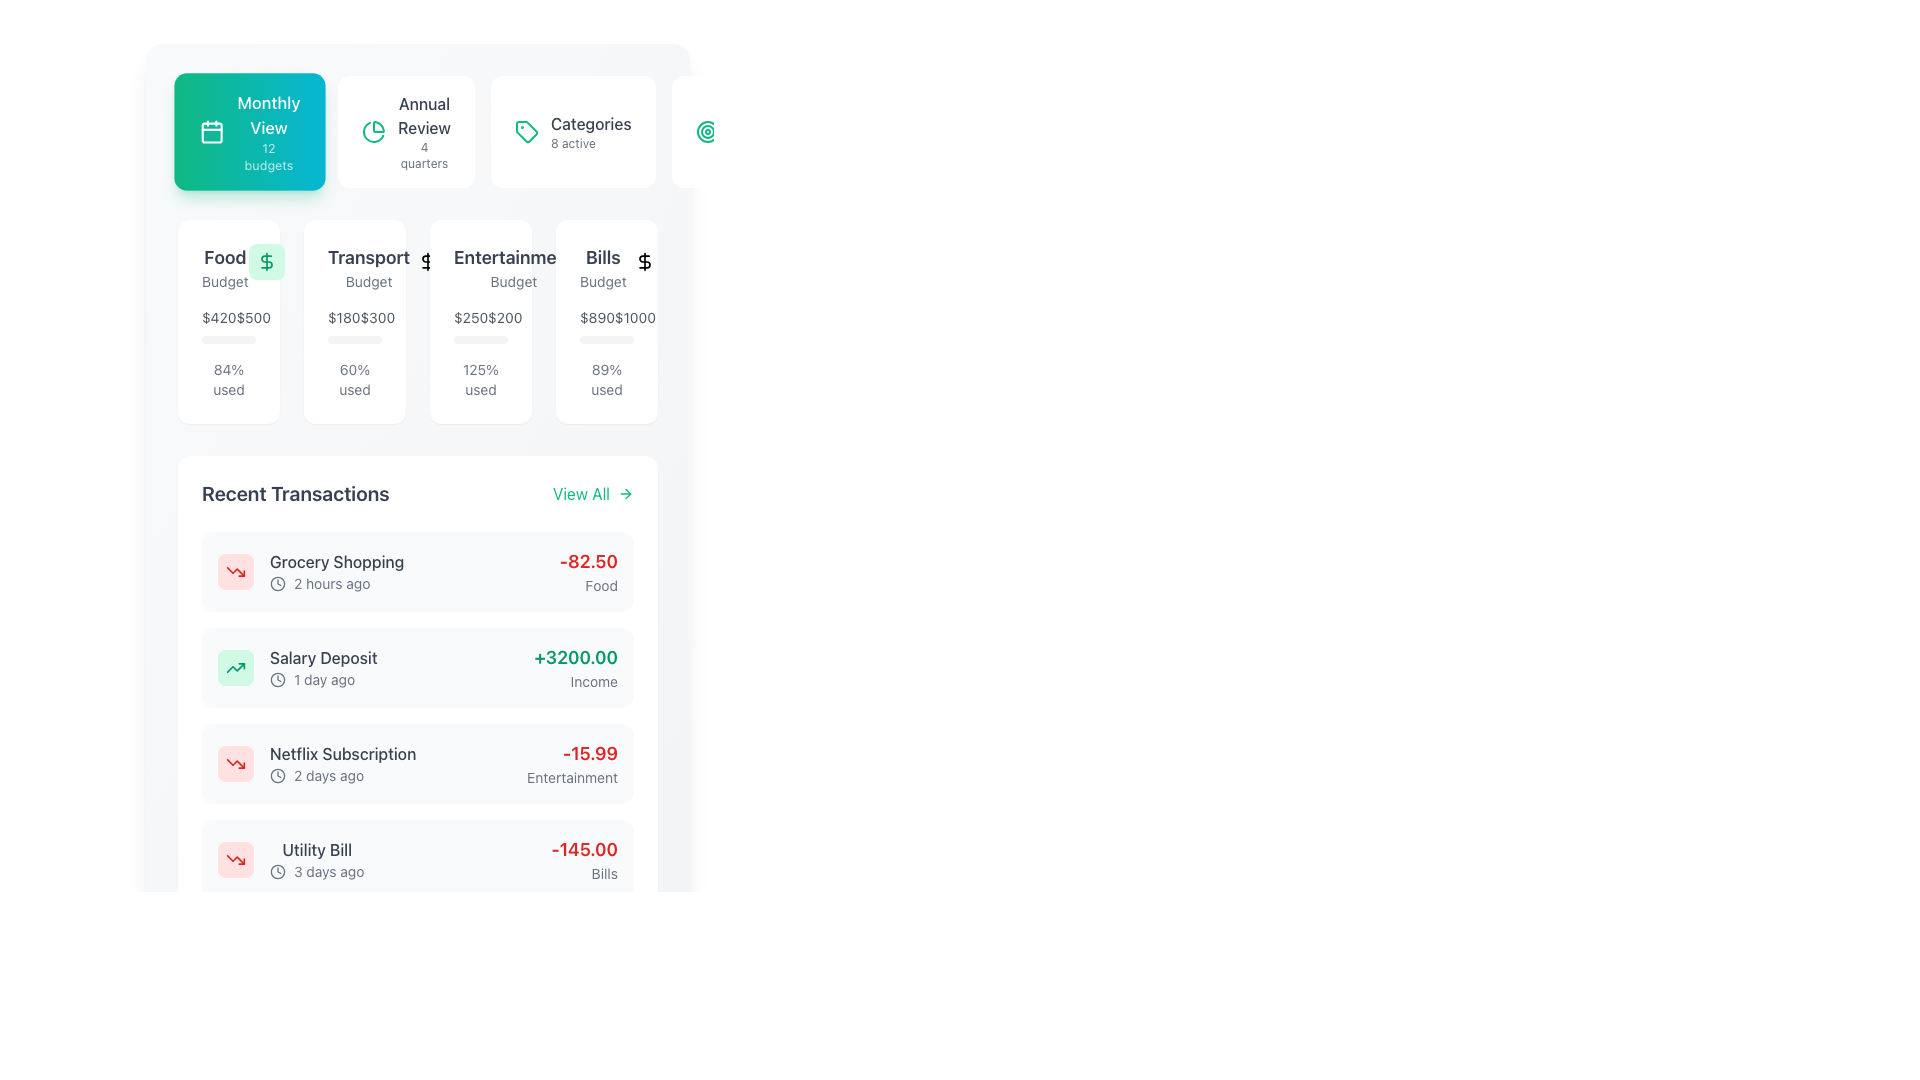 Image resolution: width=1920 pixels, height=1080 pixels. What do you see at coordinates (416, 859) in the screenshot?
I see `the 'Utility Bill' transaction entry in the 'Recent Transactions' section` at bounding box center [416, 859].